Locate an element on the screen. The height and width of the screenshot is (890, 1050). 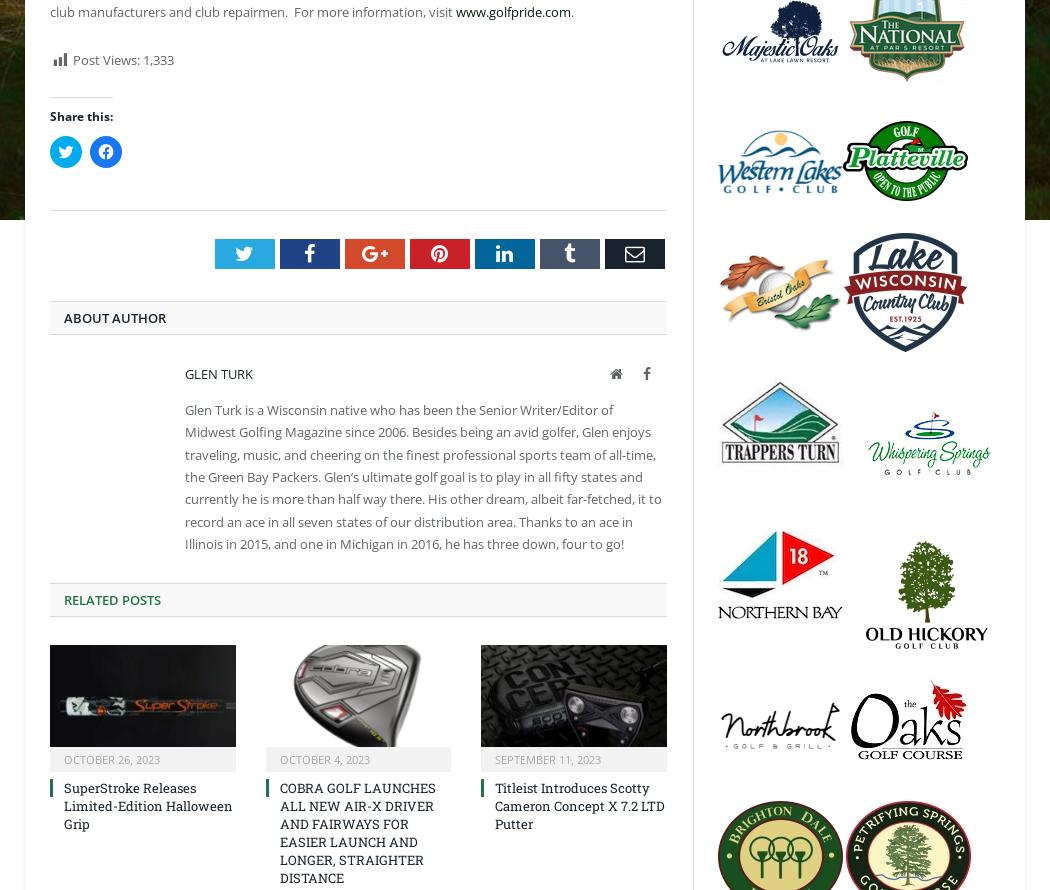
'Posts' is located at coordinates (138, 600).